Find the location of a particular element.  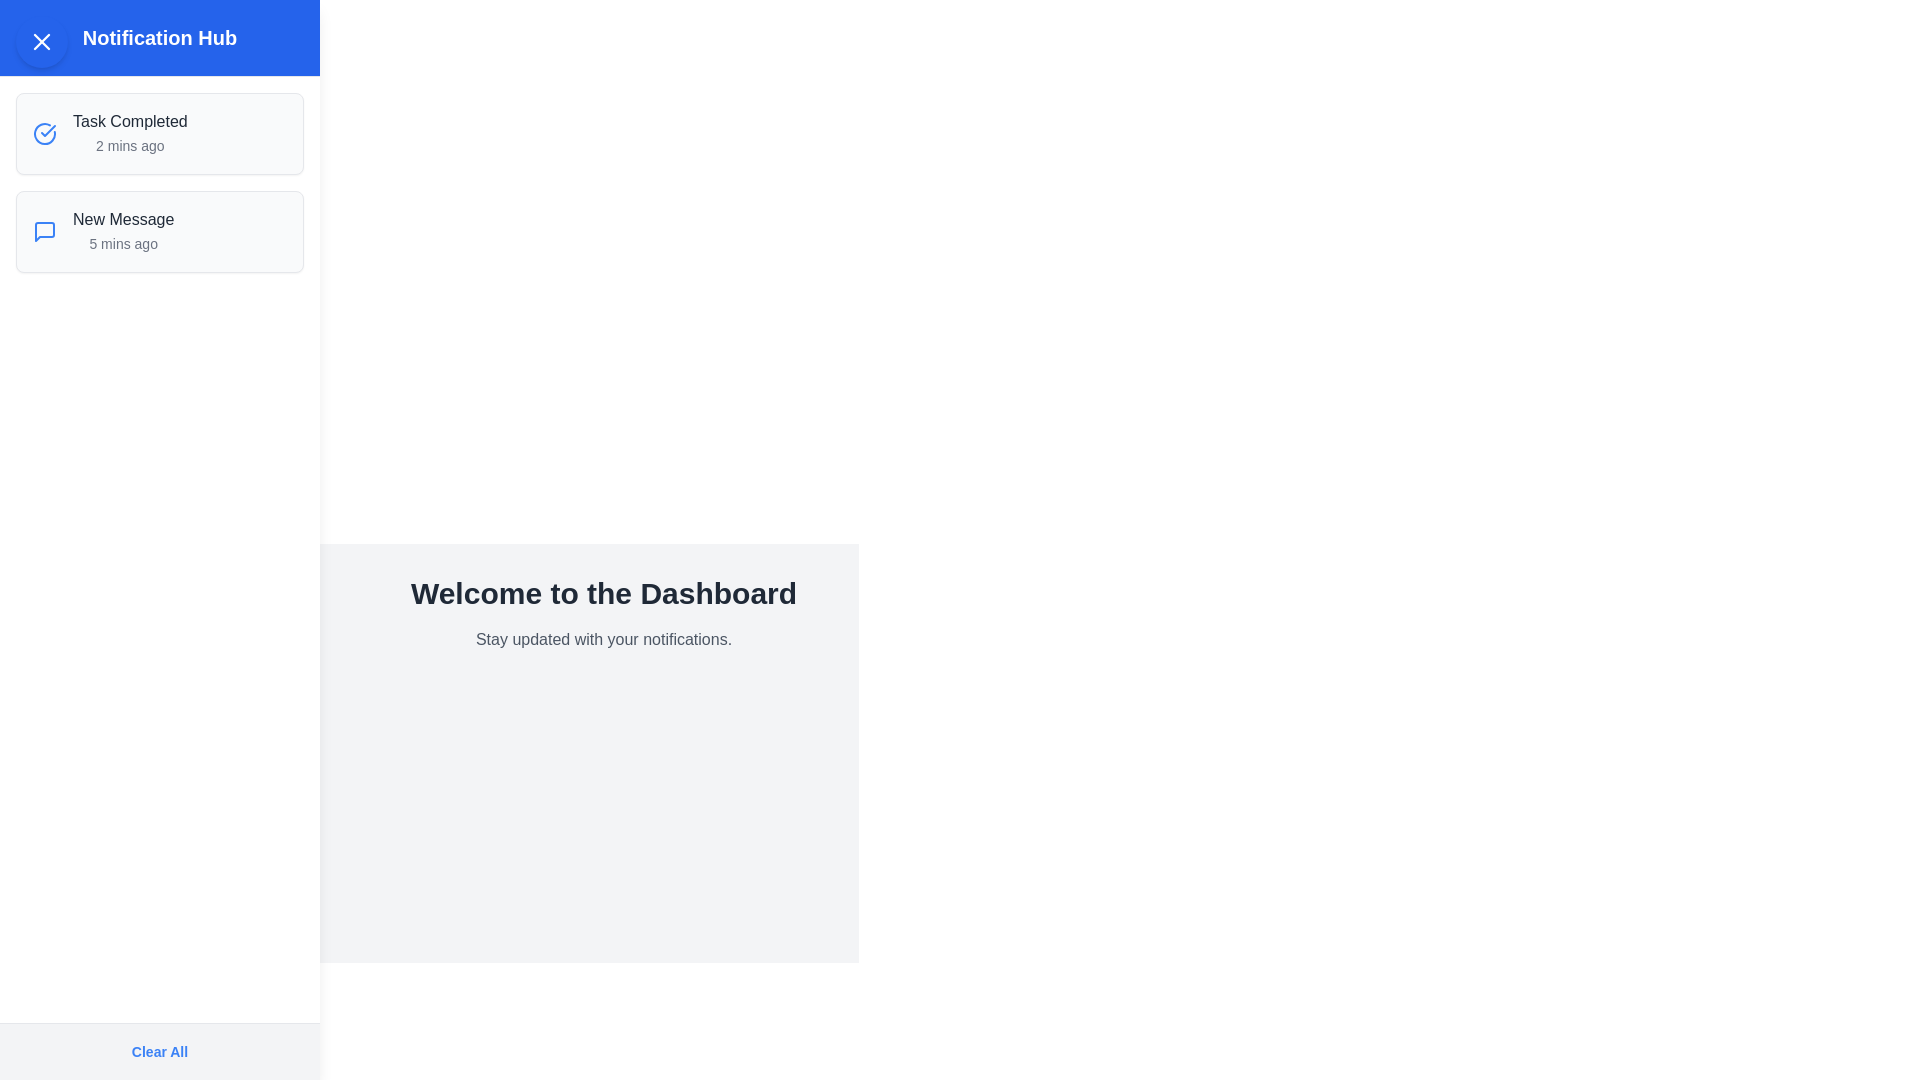

the notification text group that serves as the title and timestamp for the notification, located within the first notification entry of the sidebar interface is located at coordinates (129, 134).